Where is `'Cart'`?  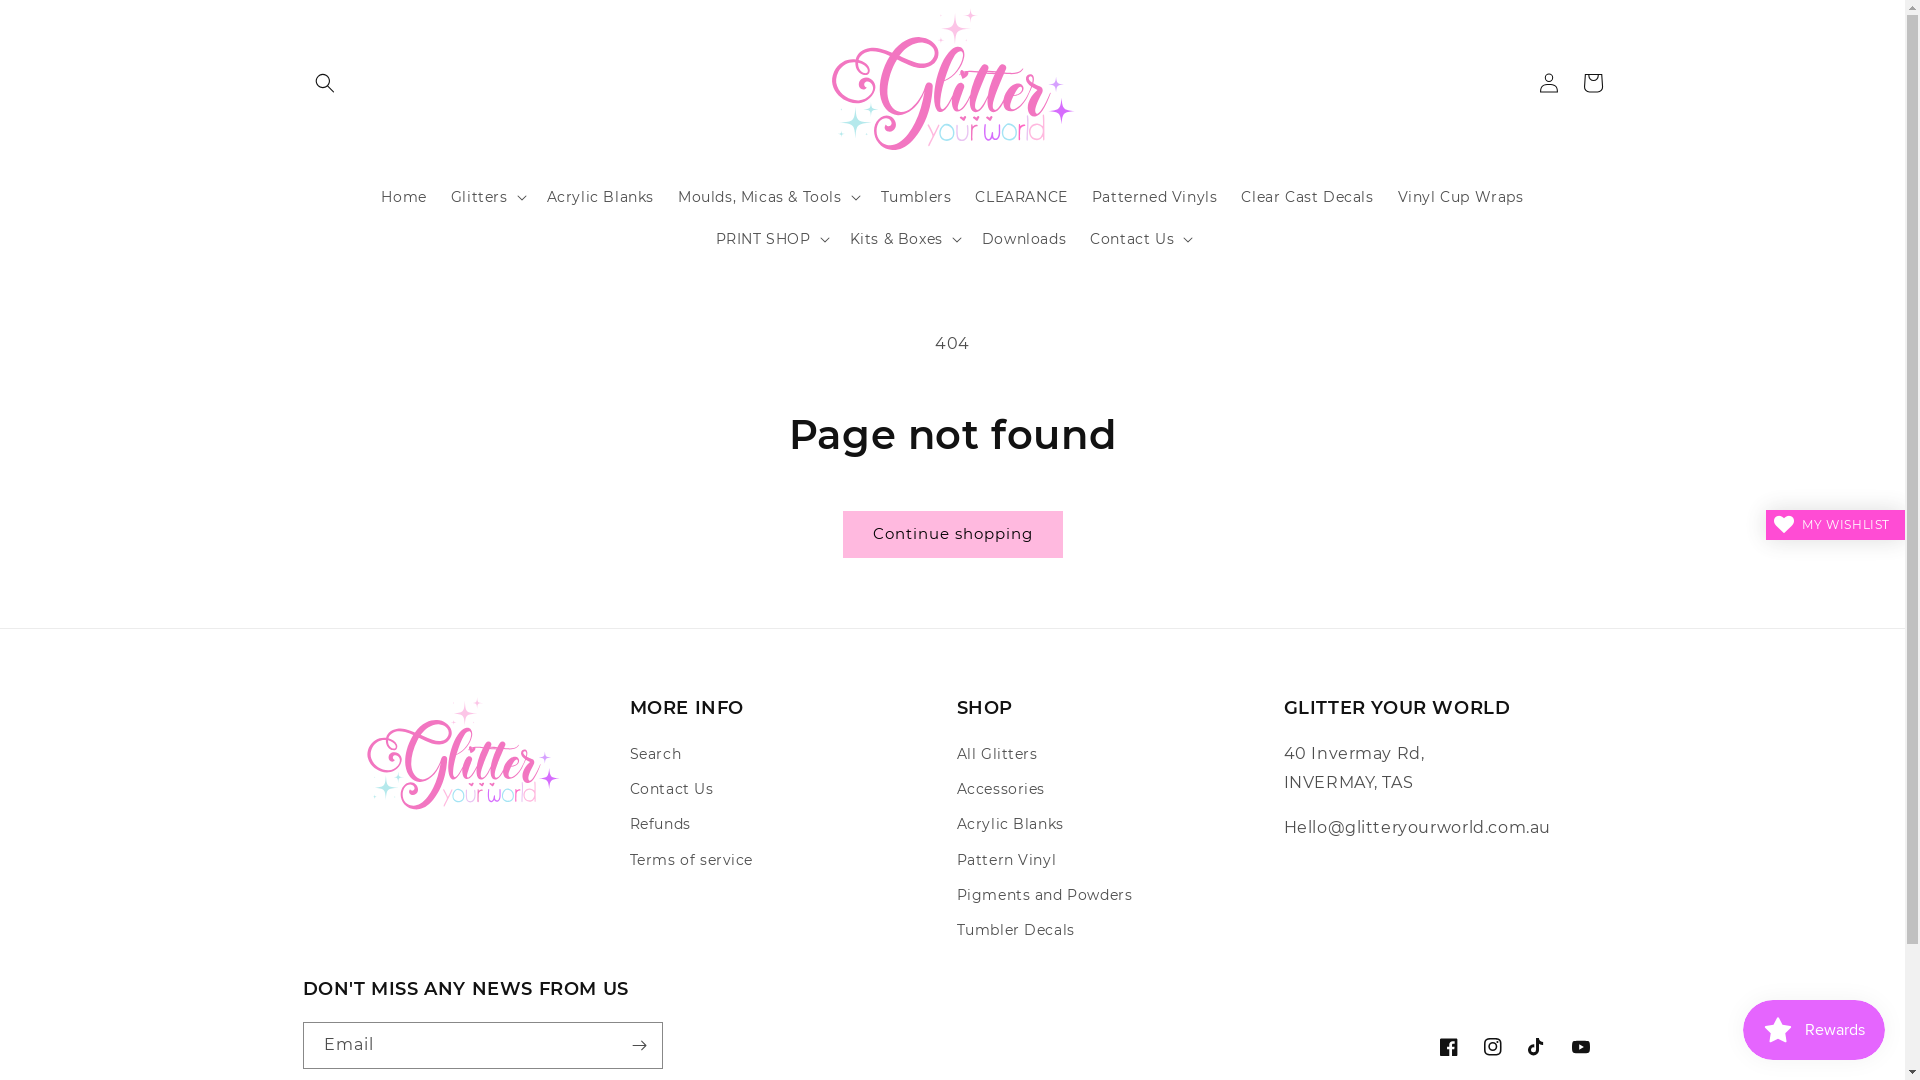 'Cart' is located at coordinates (1591, 80).